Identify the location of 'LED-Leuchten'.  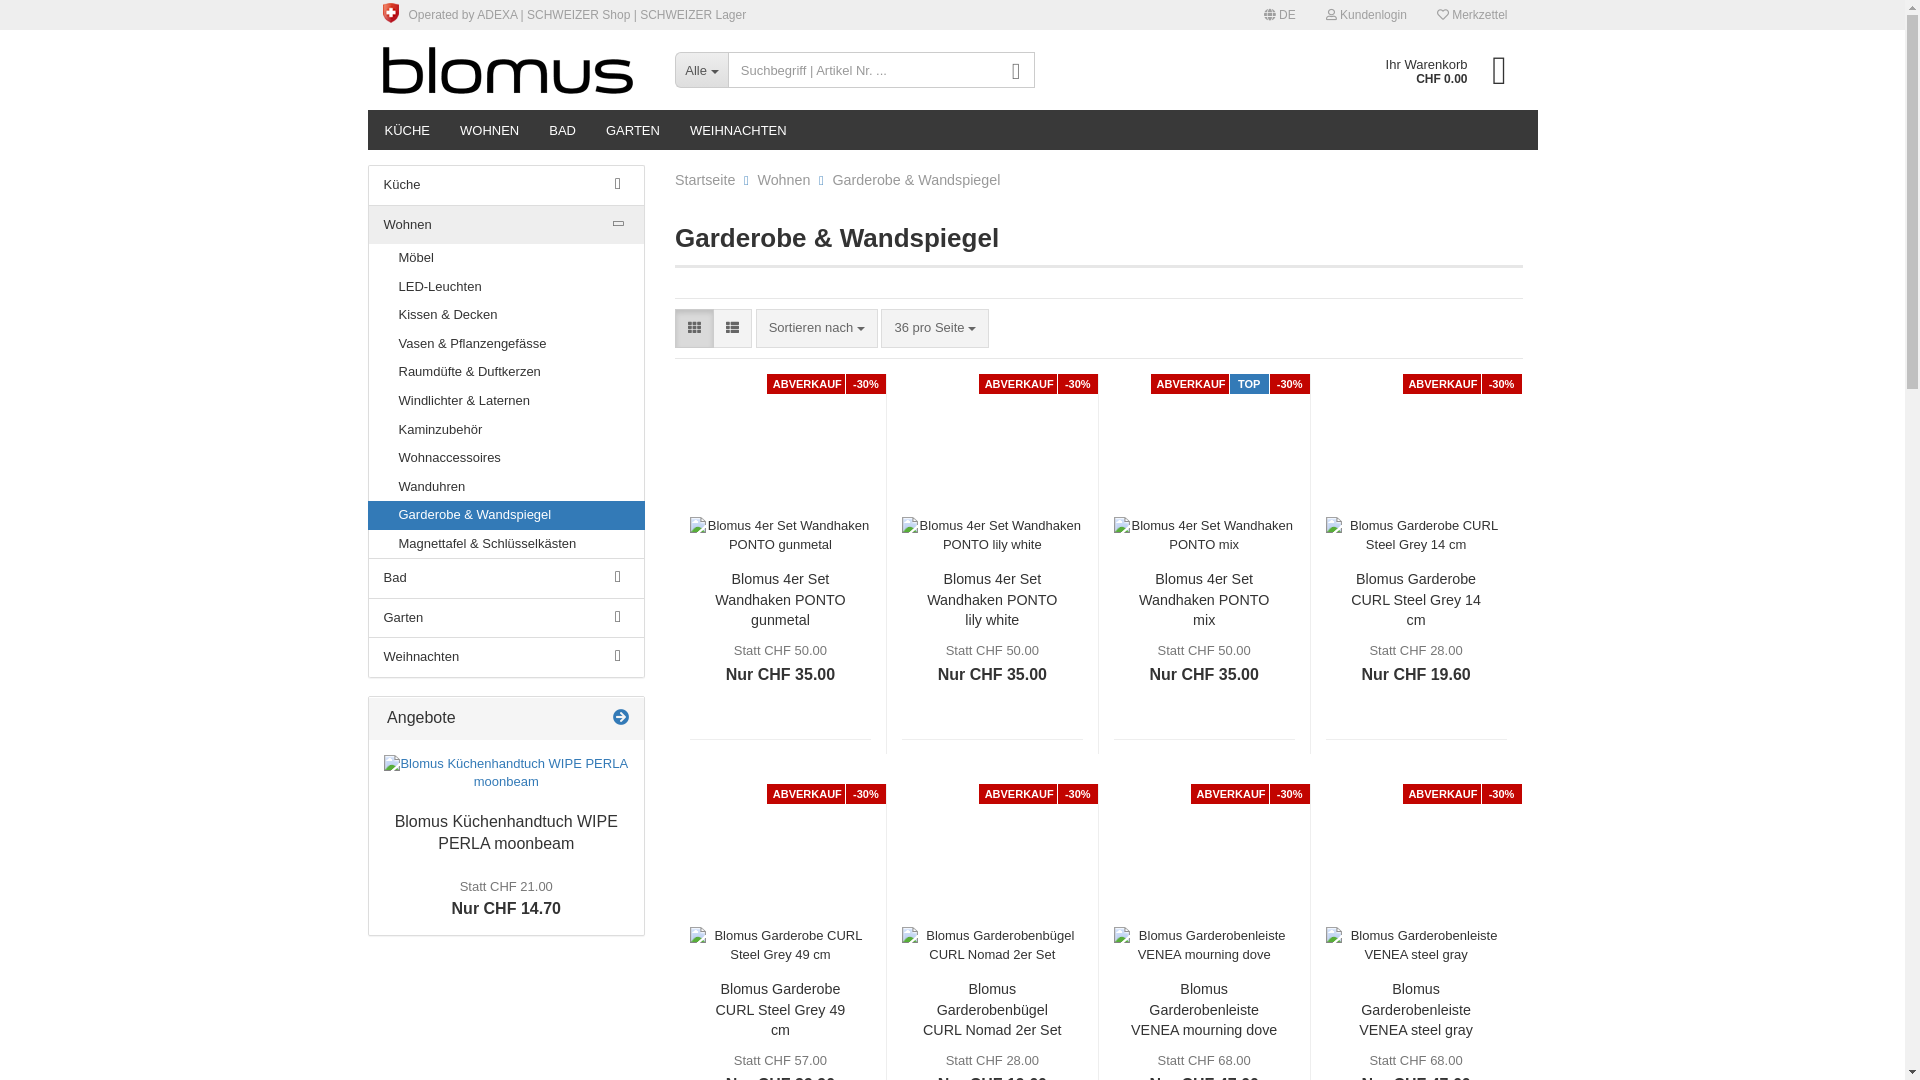
(505, 287).